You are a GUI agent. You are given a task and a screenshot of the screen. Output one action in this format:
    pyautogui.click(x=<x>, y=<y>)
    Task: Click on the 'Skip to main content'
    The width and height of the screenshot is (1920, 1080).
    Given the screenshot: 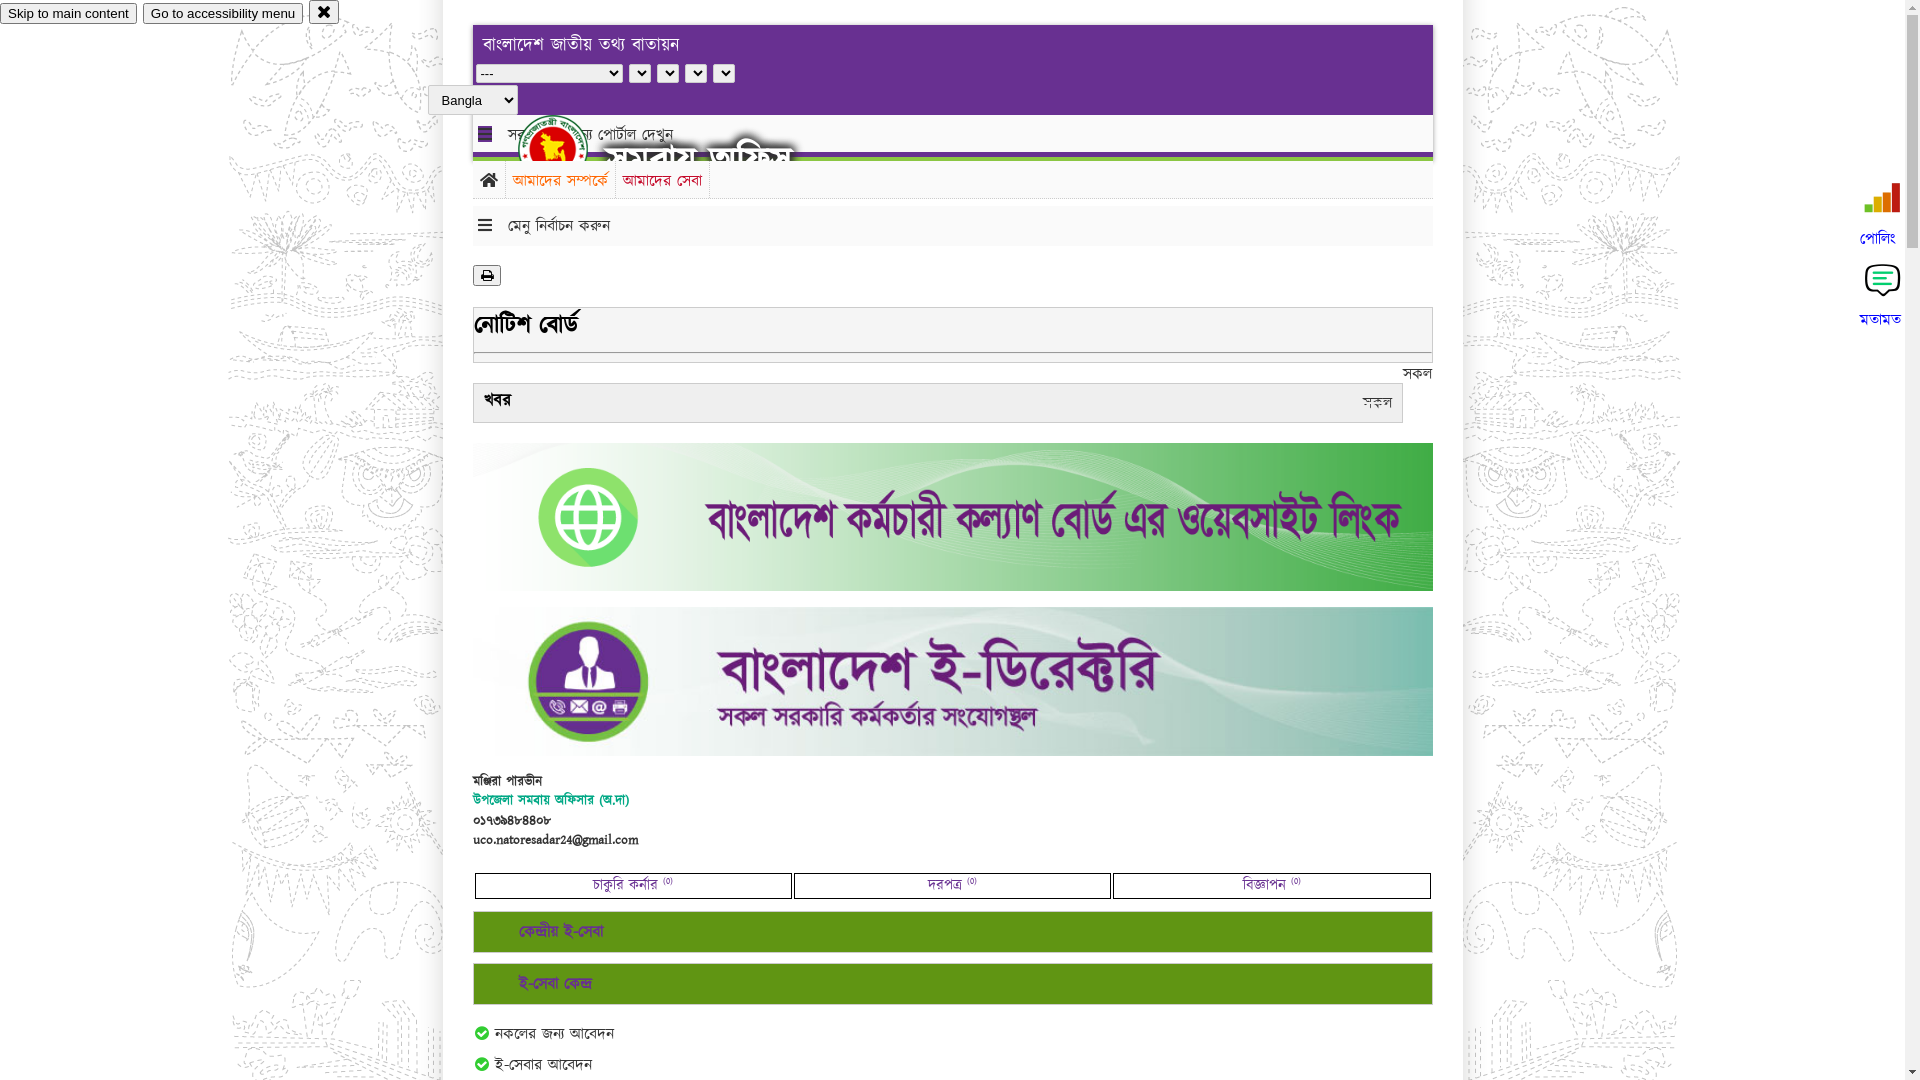 What is the action you would take?
    pyautogui.click(x=0, y=13)
    